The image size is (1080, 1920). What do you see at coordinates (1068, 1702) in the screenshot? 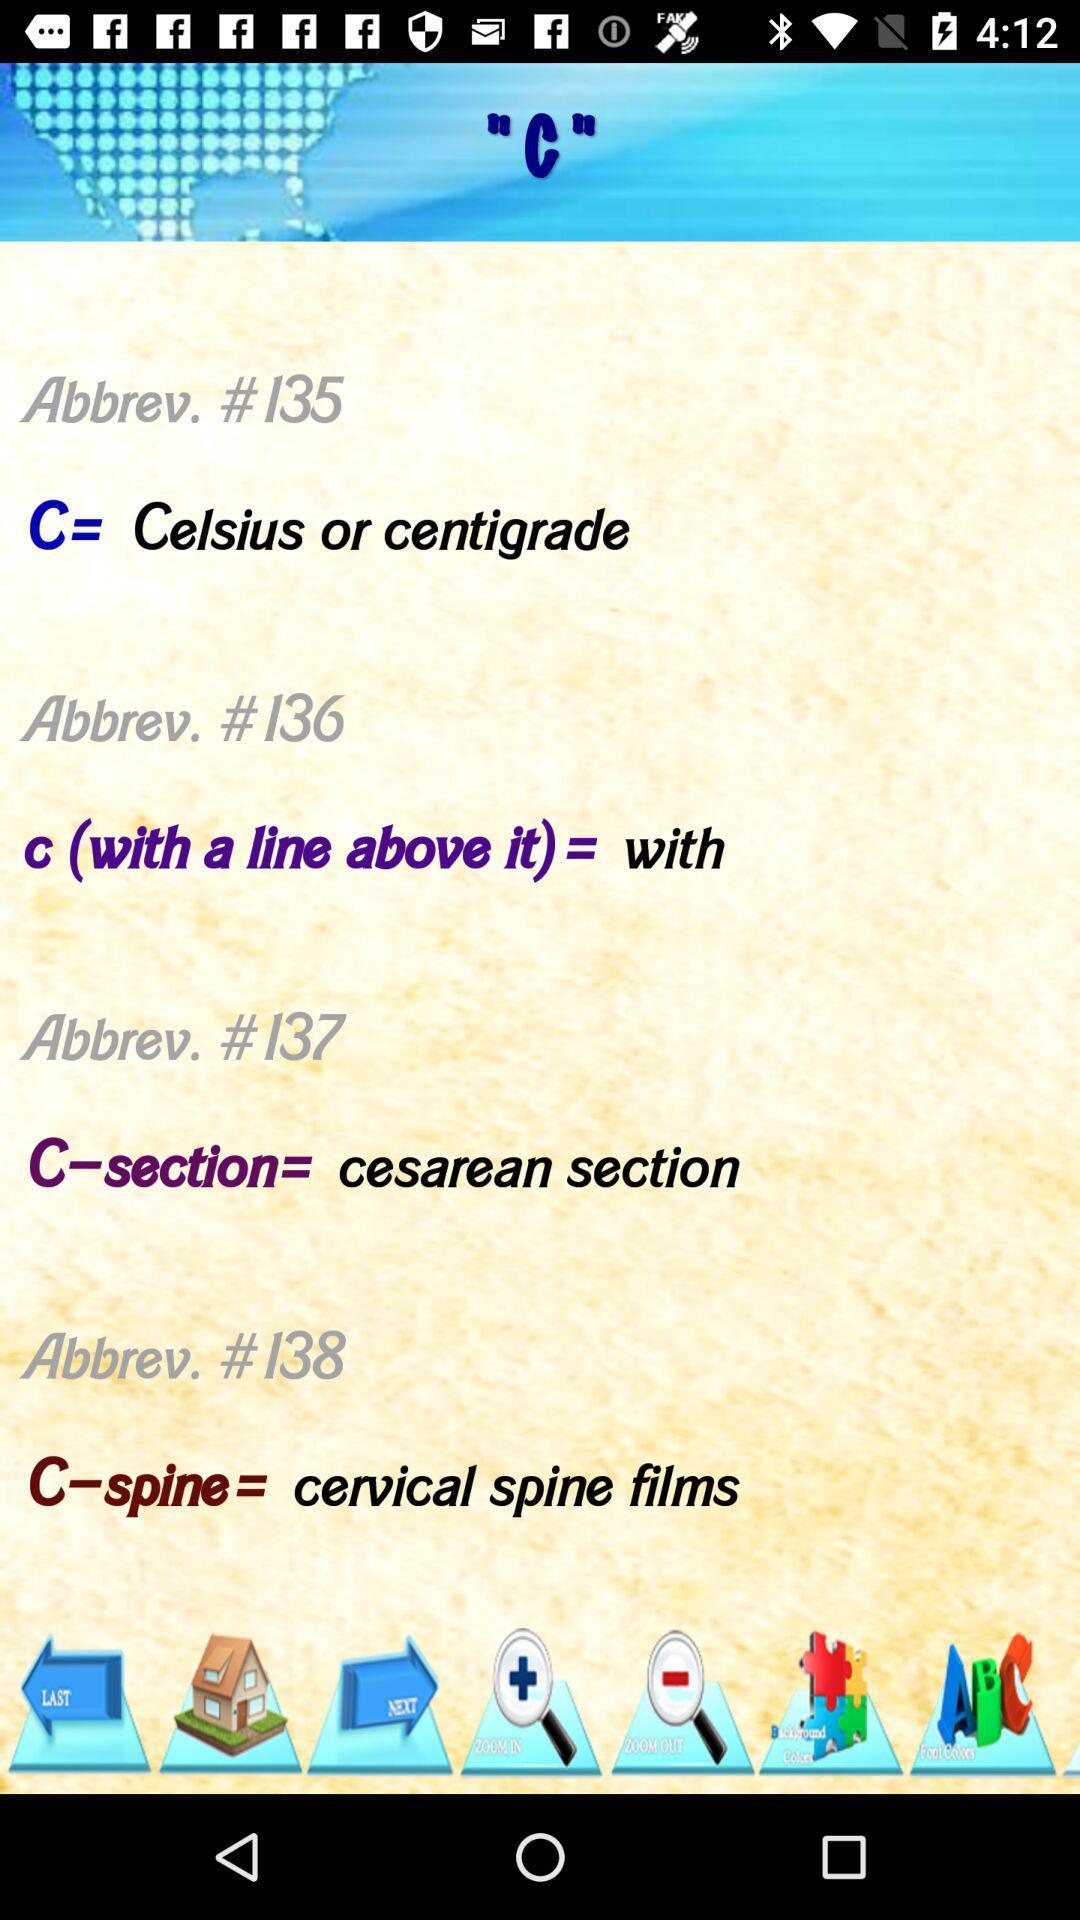
I see `item below the abbrev 	135	 	c	 icon` at bounding box center [1068, 1702].